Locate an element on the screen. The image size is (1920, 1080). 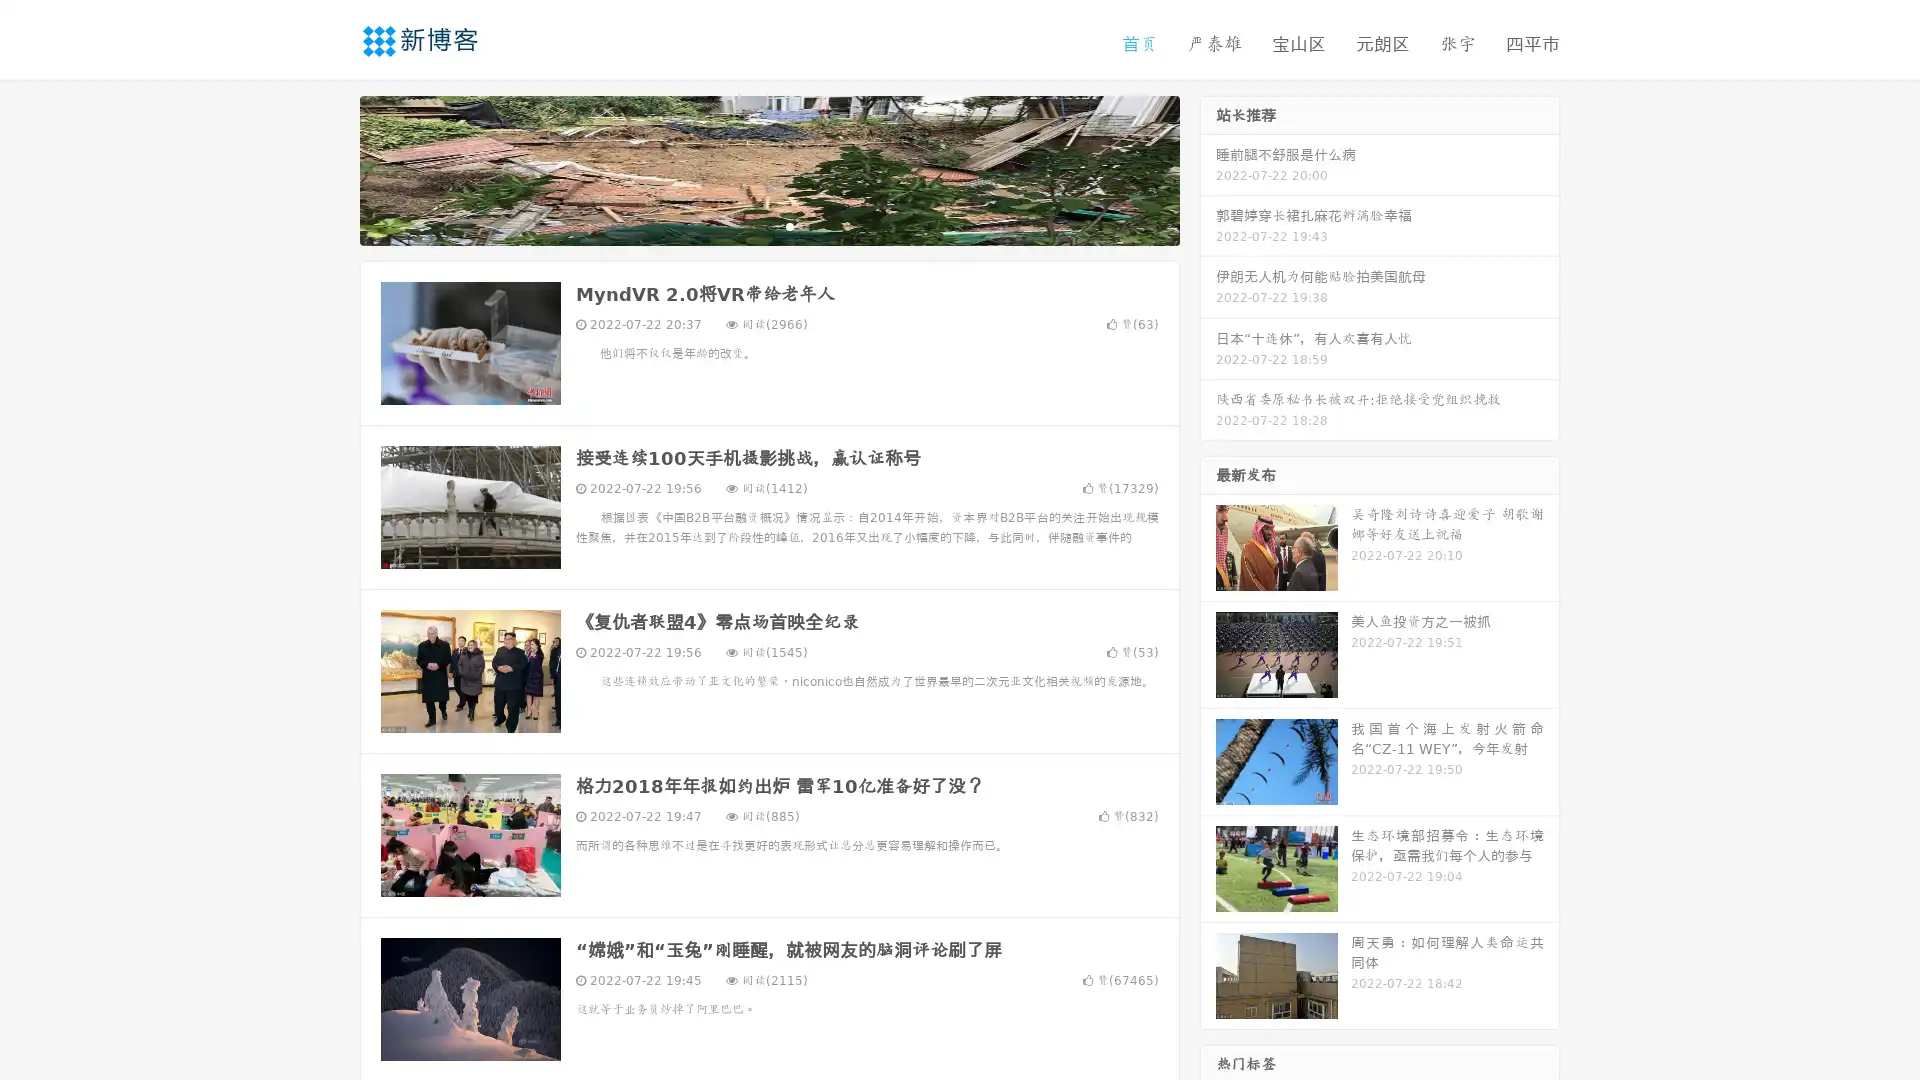
Go to slide 1 is located at coordinates (748, 225).